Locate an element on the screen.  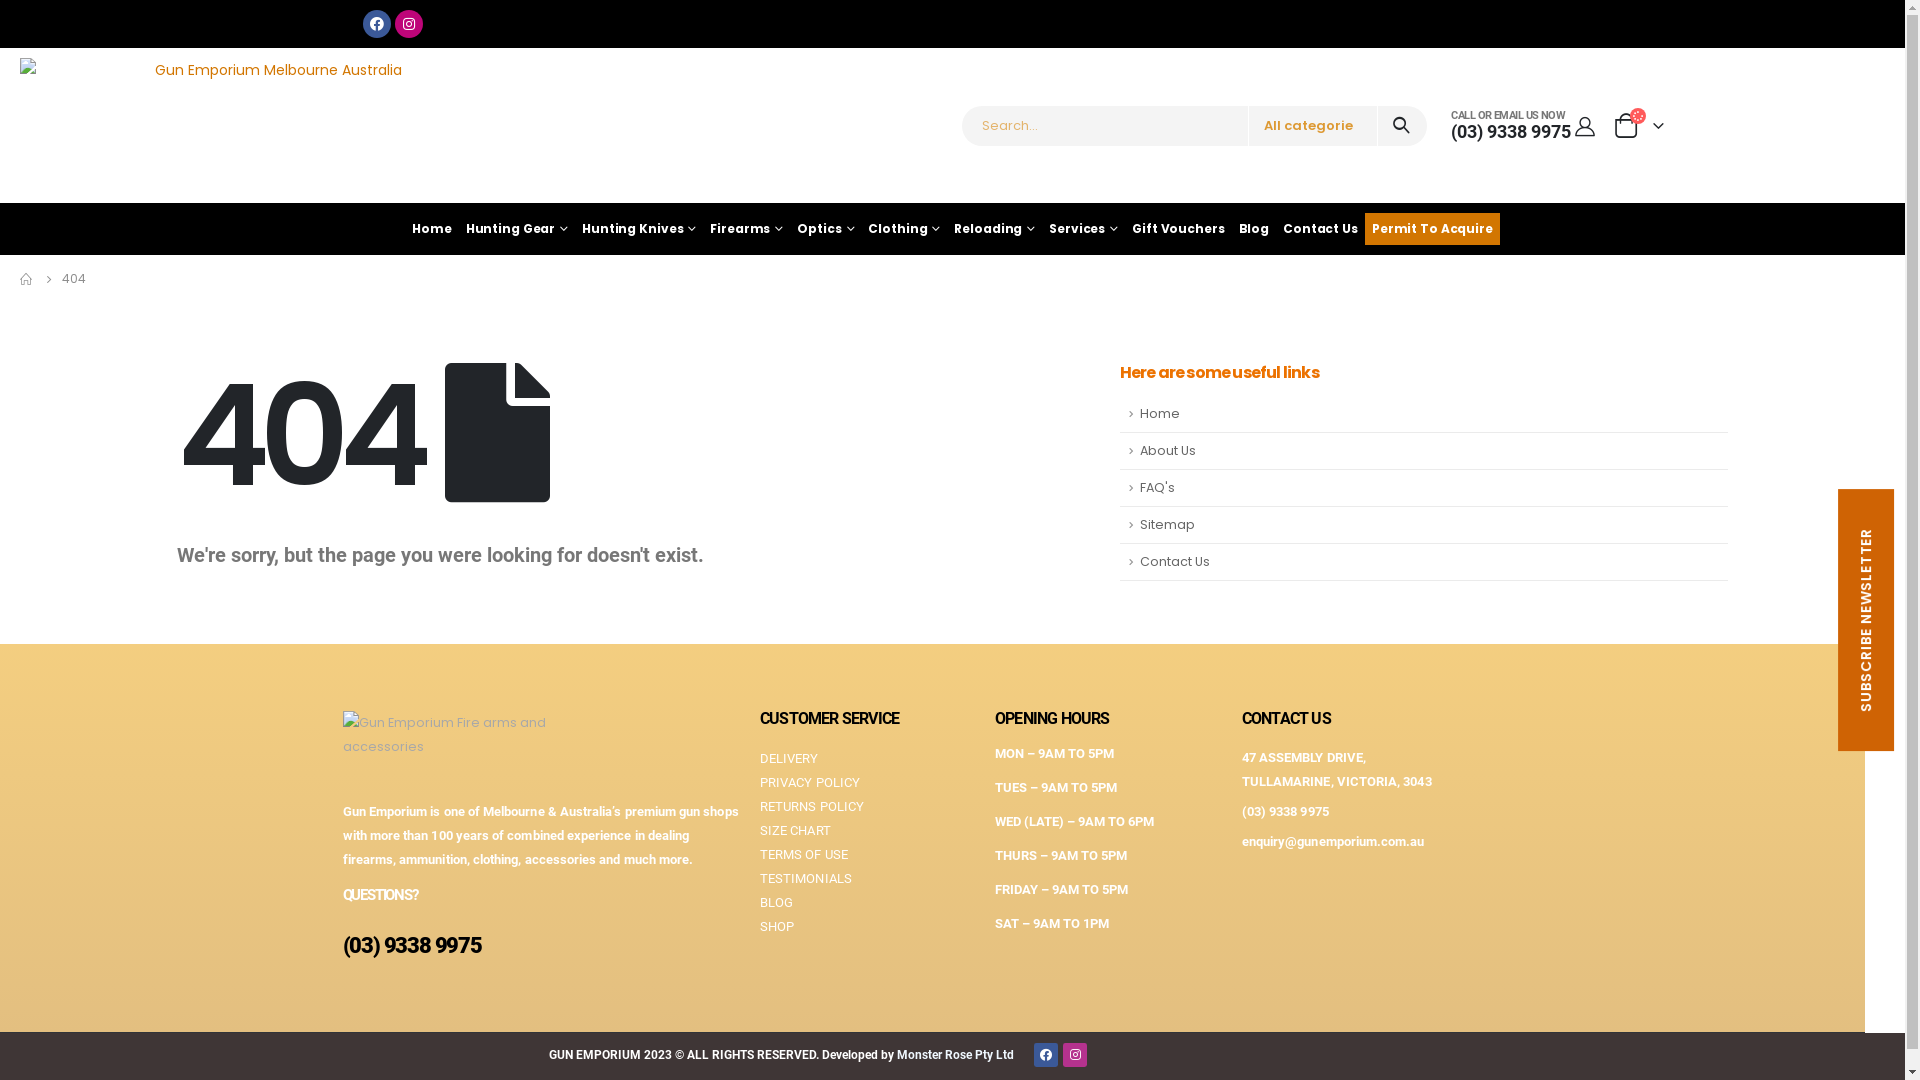
'Hunting Gear' is located at coordinates (517, 227).